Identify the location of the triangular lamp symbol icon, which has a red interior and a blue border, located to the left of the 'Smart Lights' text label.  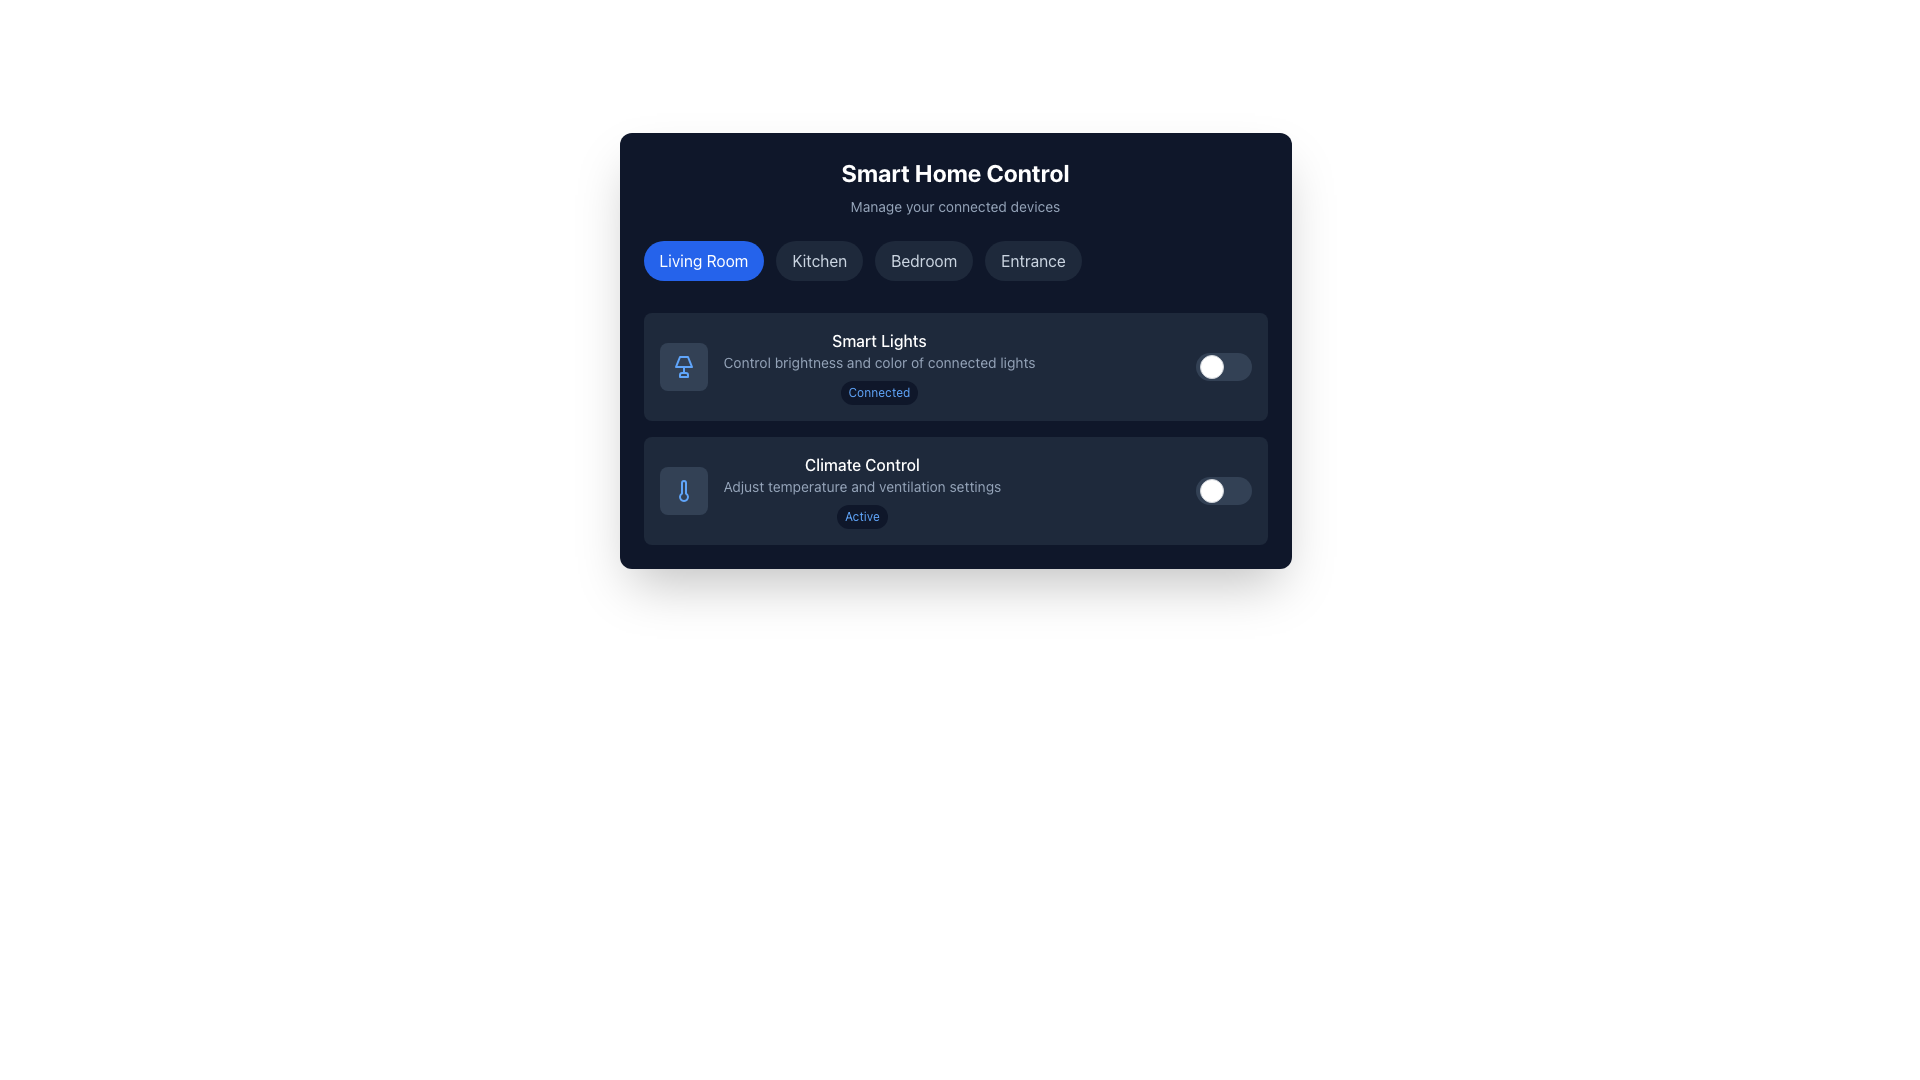
(683, 362).